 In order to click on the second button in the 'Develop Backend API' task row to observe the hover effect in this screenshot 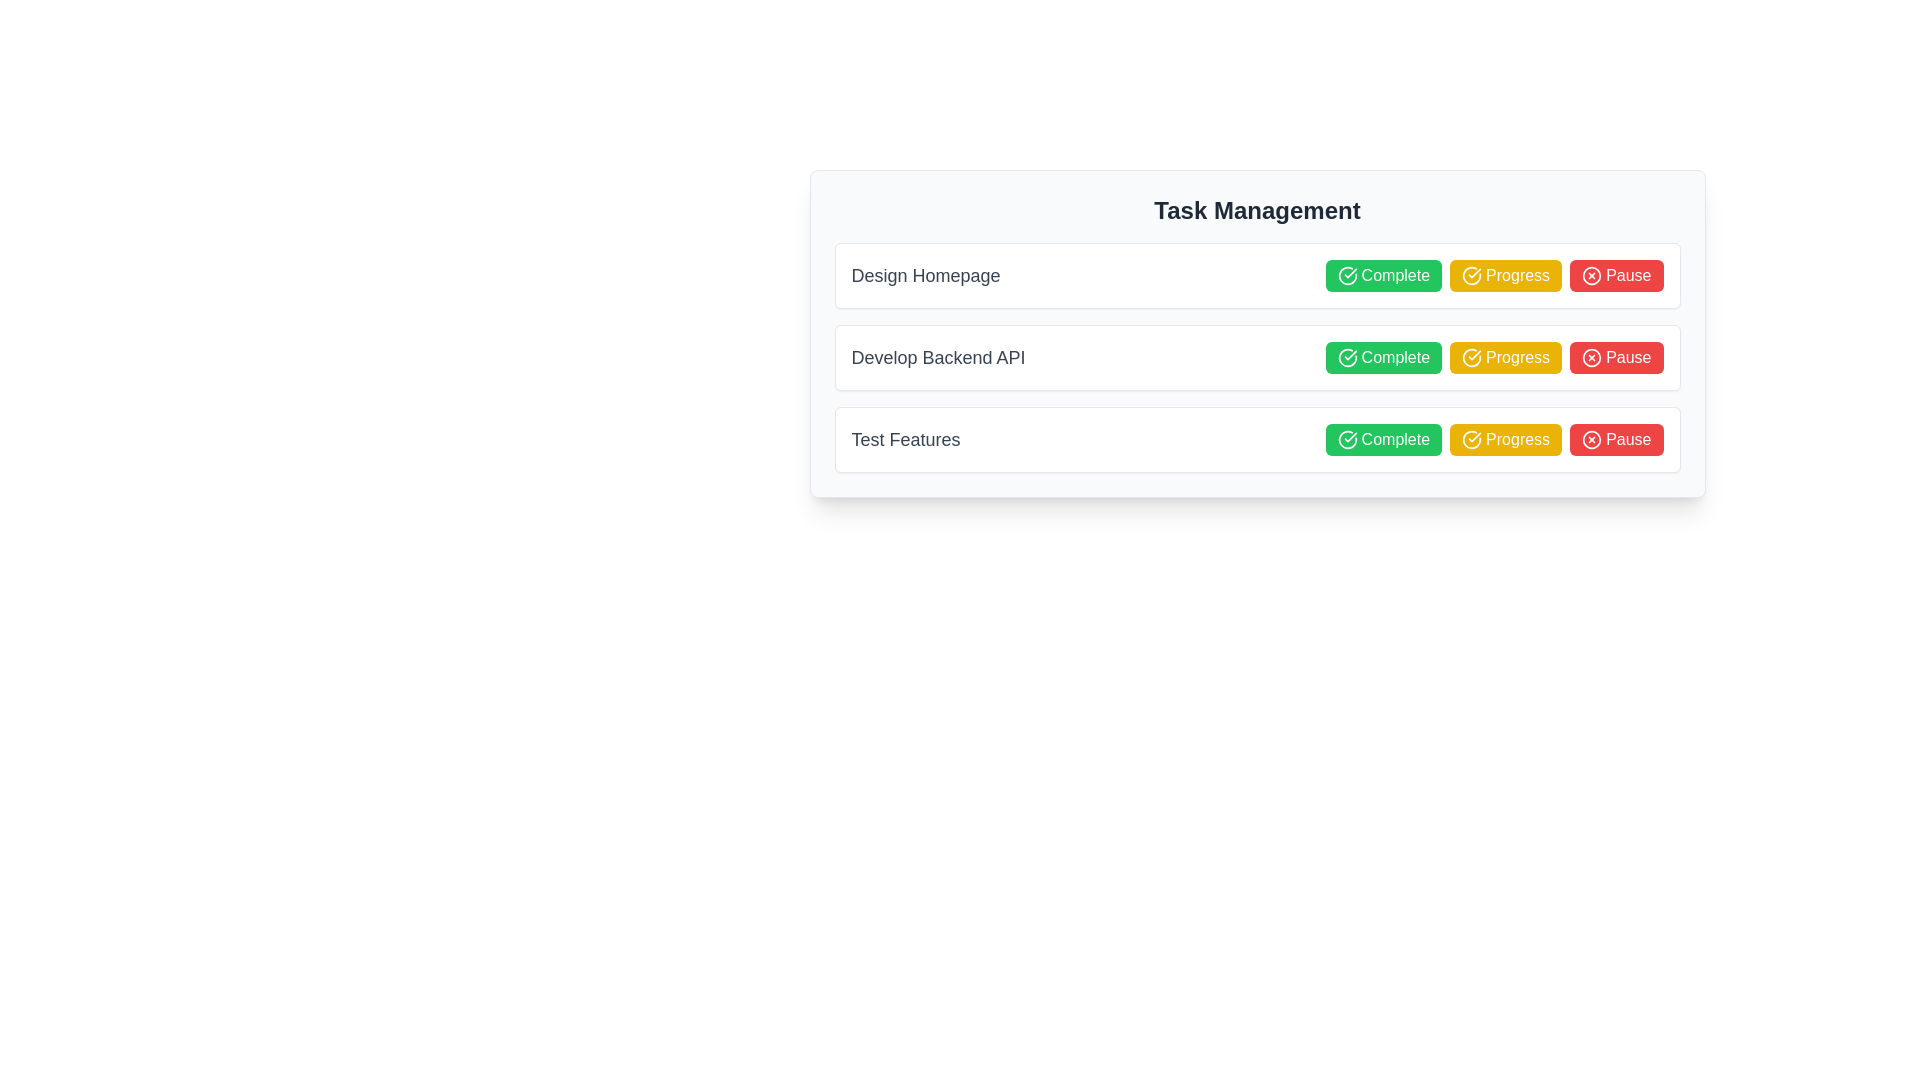, I will do `click(1494, 357)`.